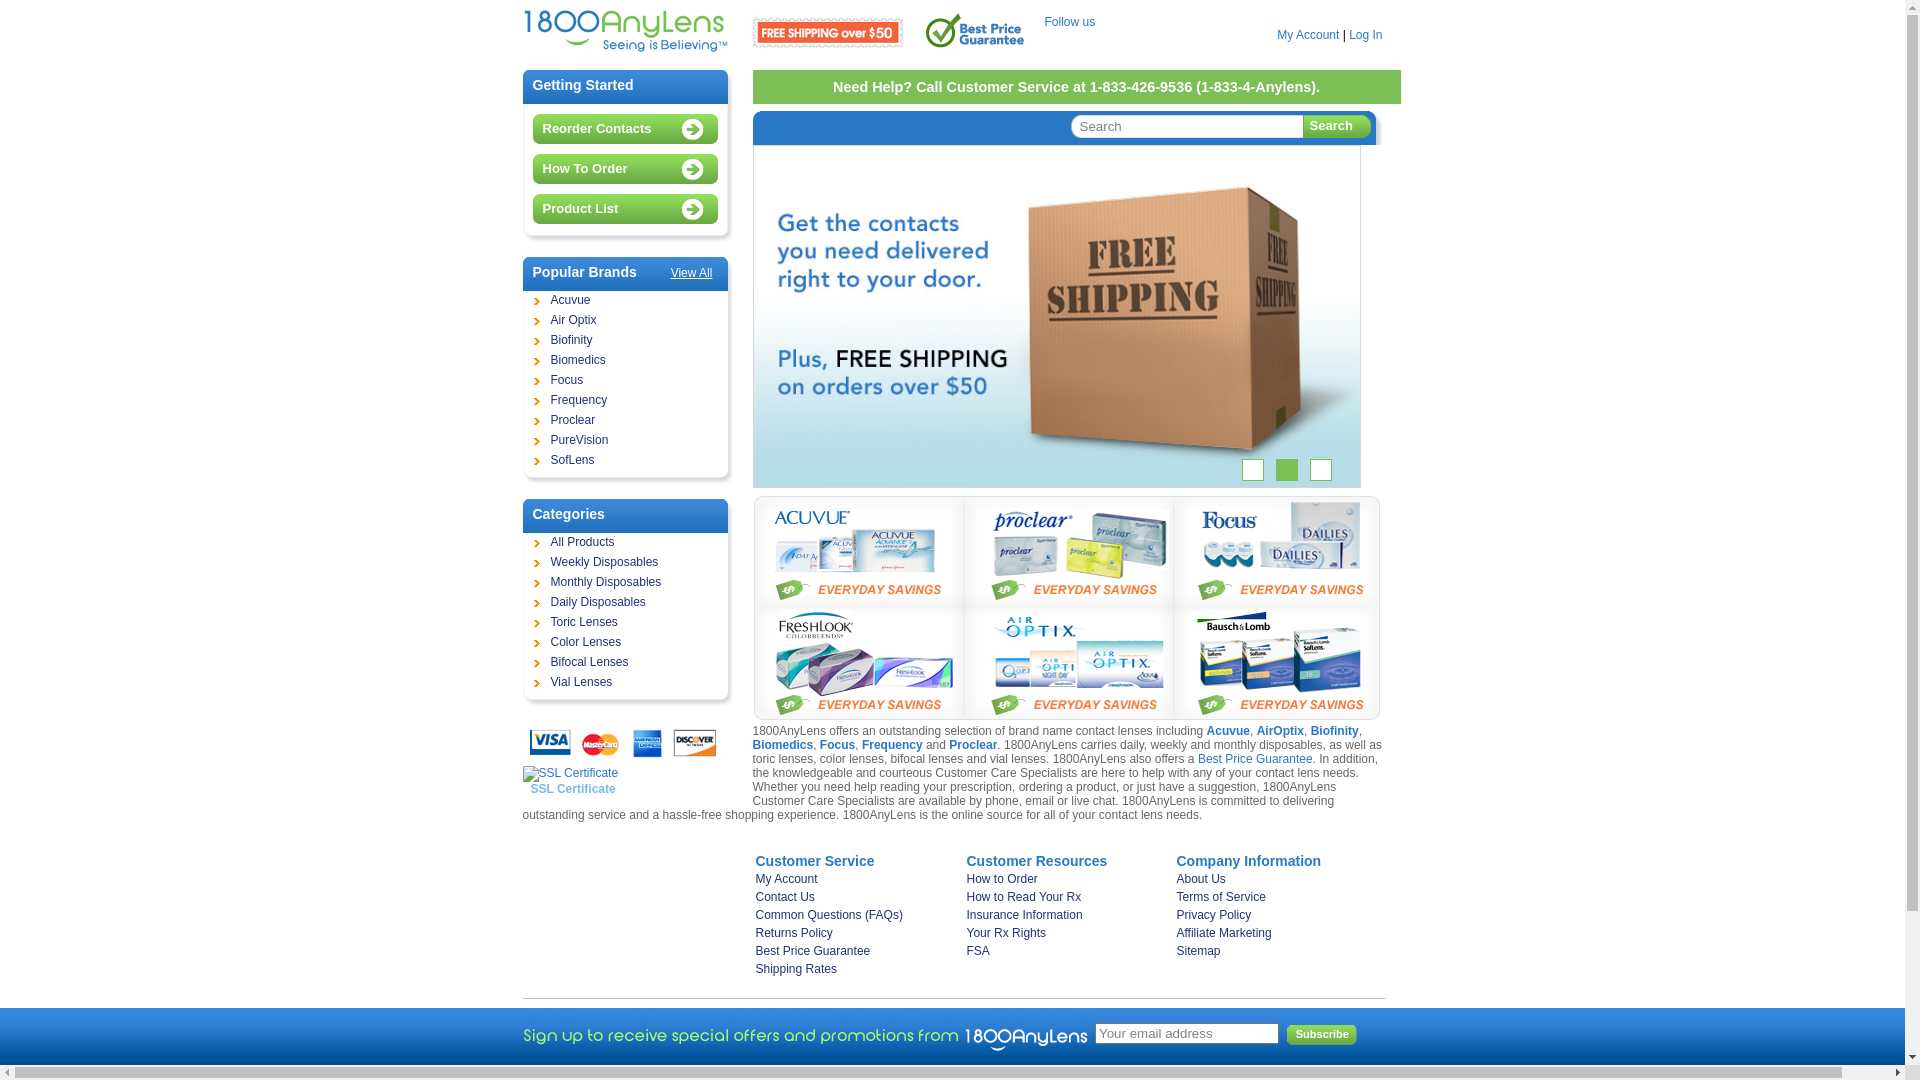 This screenshot has height=1080, width=1920. What do you see at coordinates (523, 663) in the screenshot?
I see `'Bifocal Lenses'` at bounding box center [523, 663].